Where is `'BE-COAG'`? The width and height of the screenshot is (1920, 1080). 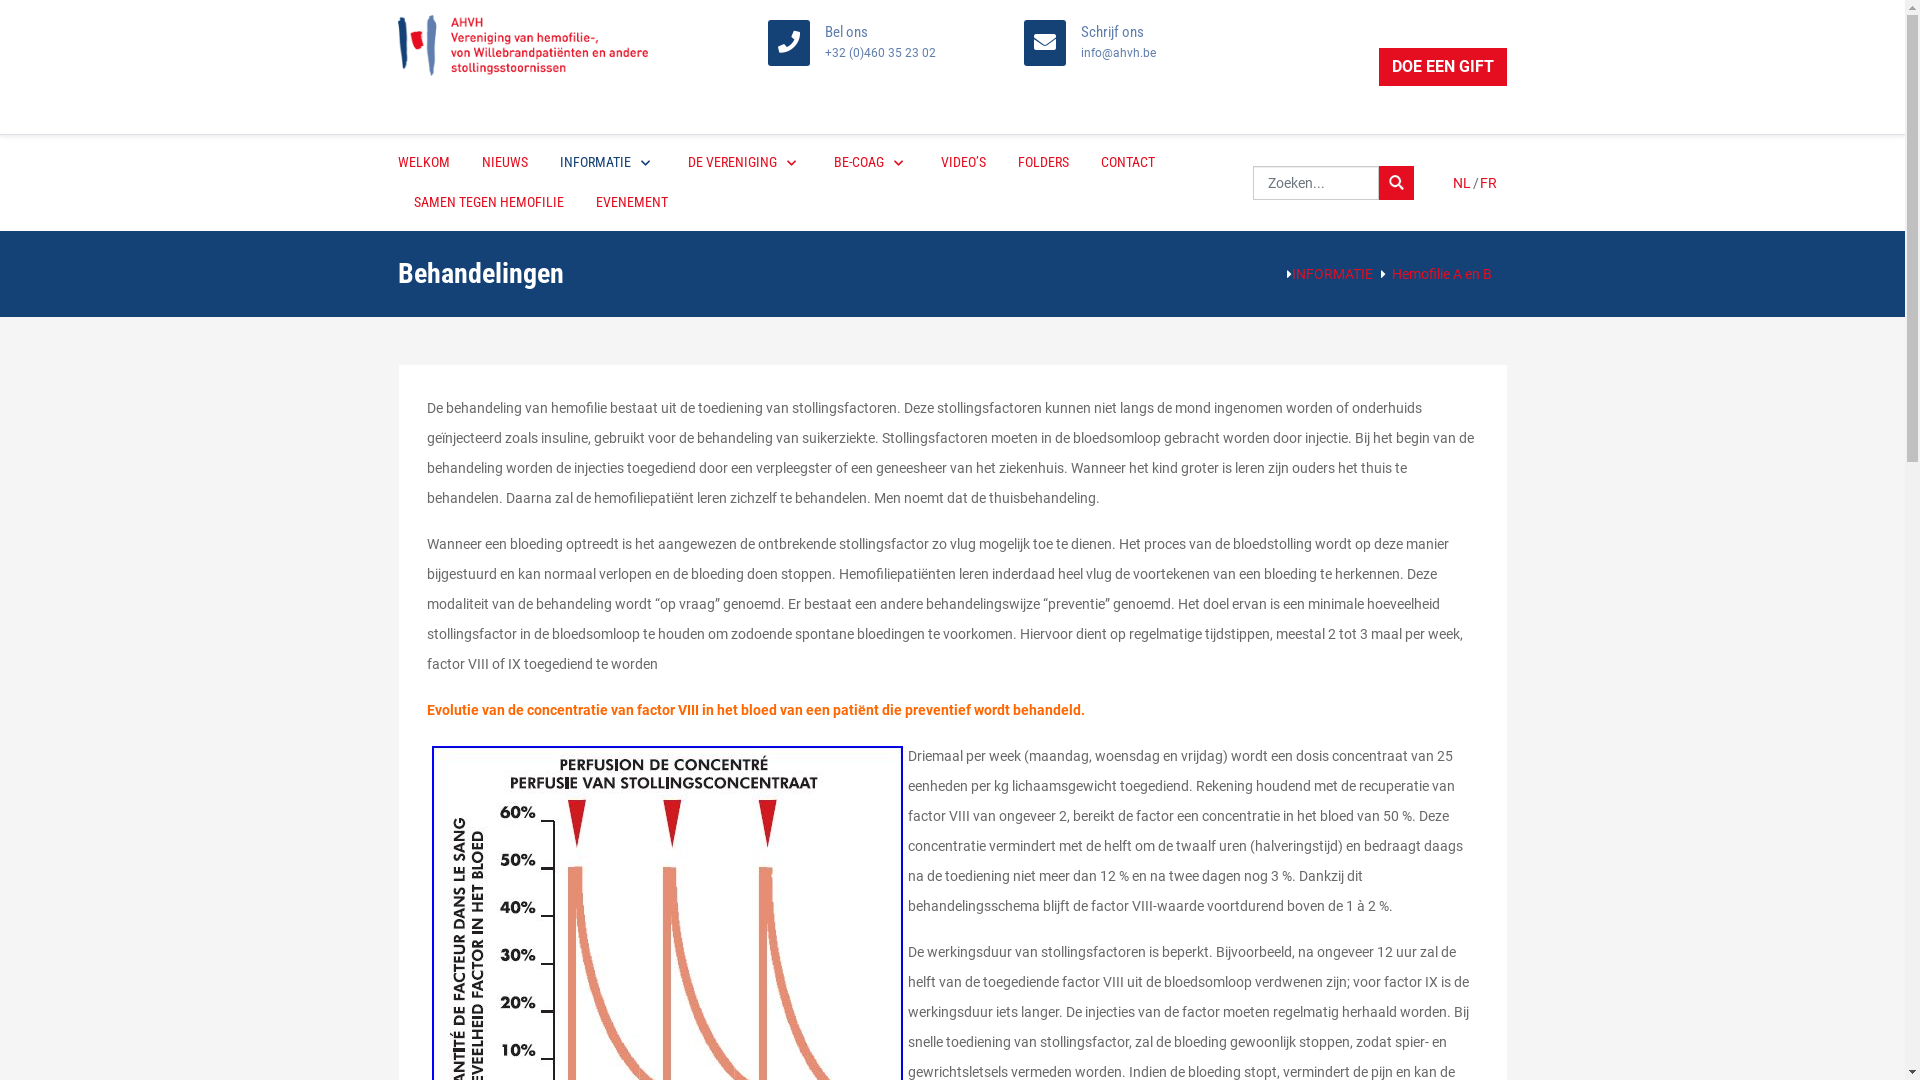 'BE-COAG' is located at coordinates (871, 161).